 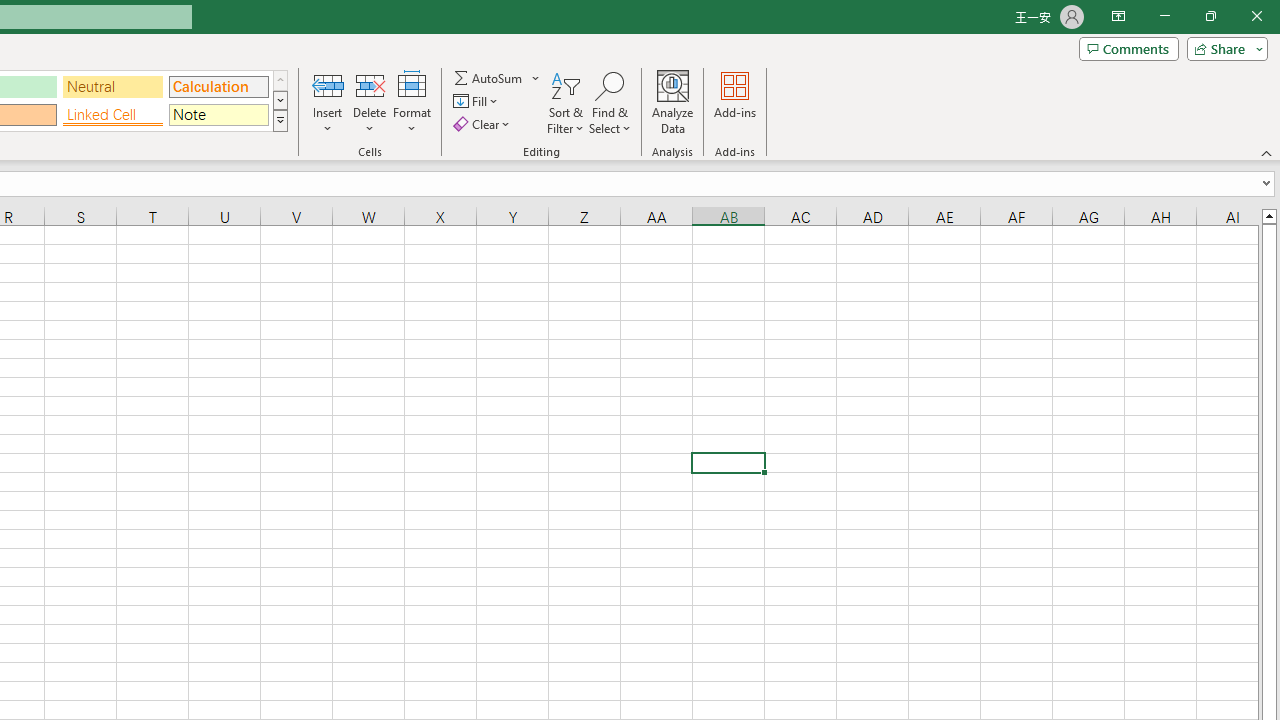 What do you see at coordinates (673, 103) in the screenshot?
I see `'Analyze Data'` at bounding box center [673, 103].